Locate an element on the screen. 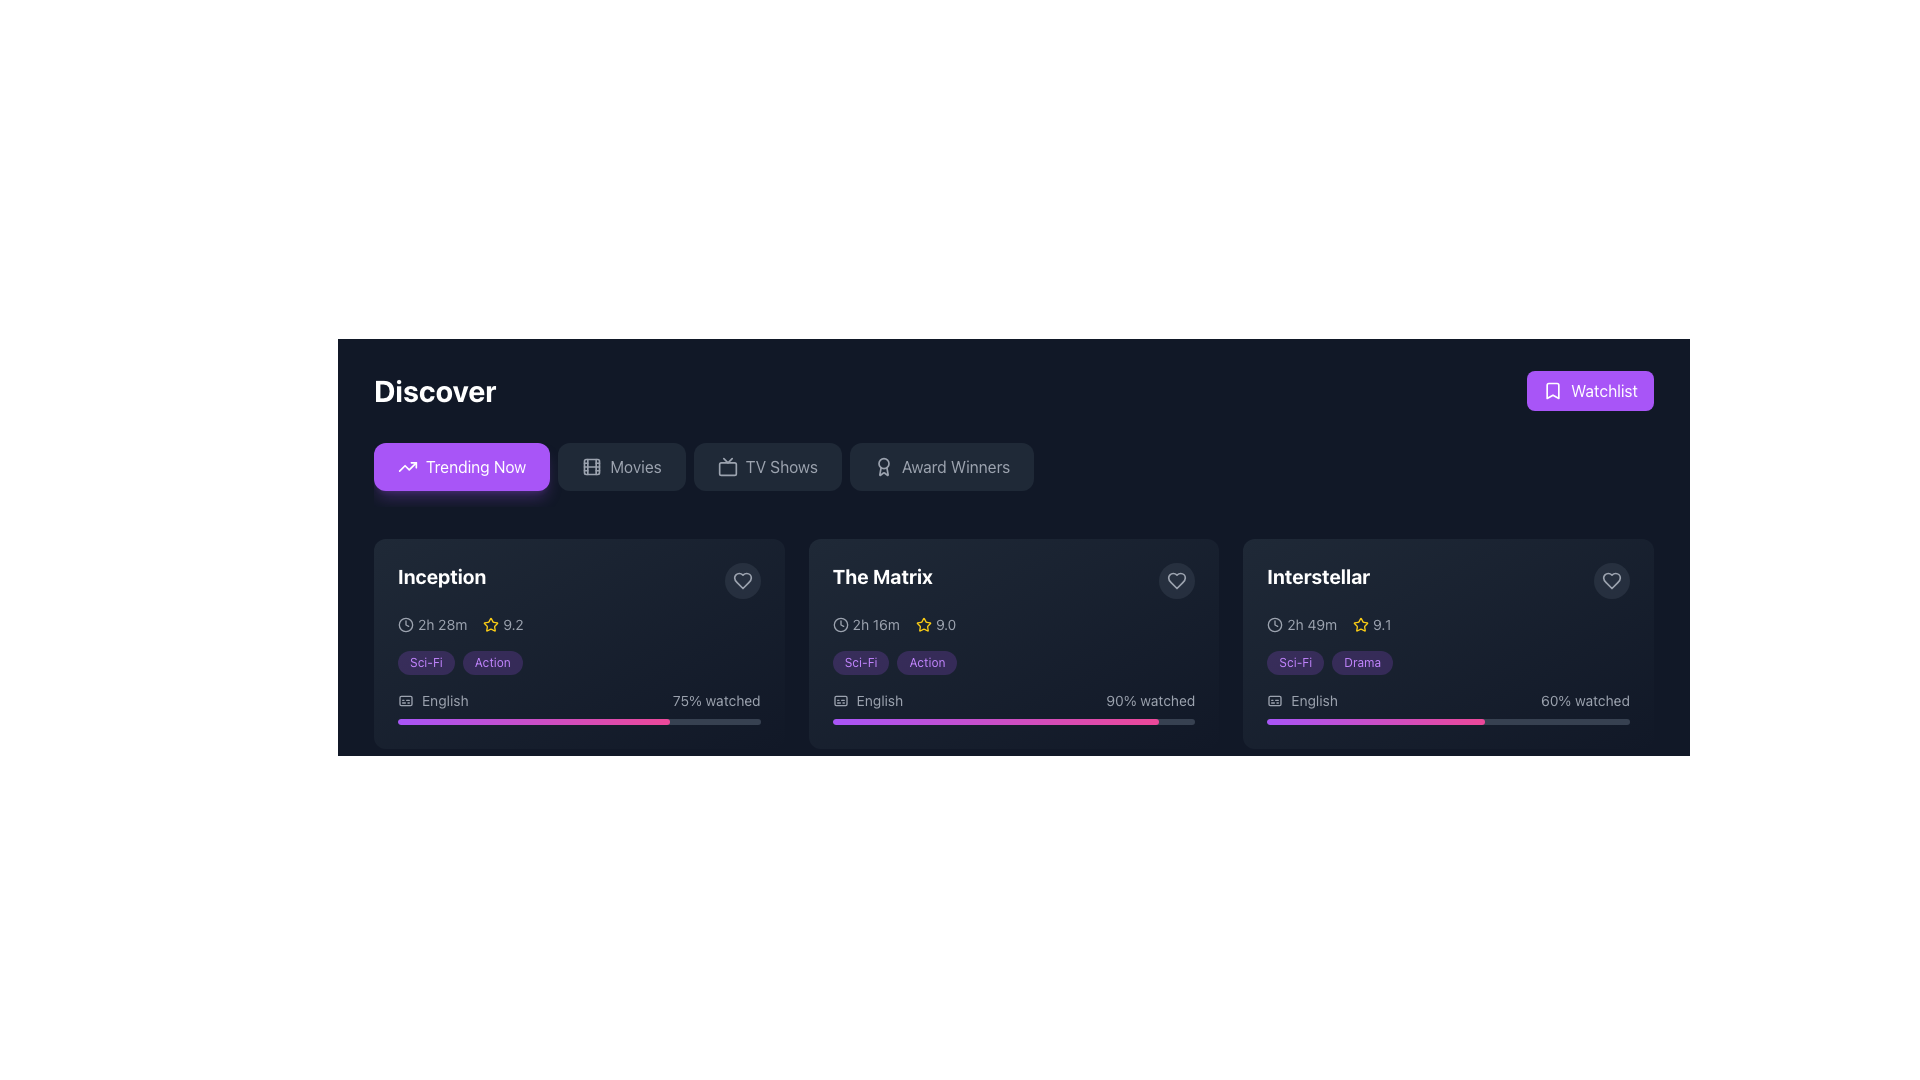 Image resolution: width=1920 pixels, height=1080 pixels. the 'Movies' button, which is the second button in the horizontal list of navigation items below the 'Discover' heading, to observe the visual hover effect is located at coordinates (621, 466).